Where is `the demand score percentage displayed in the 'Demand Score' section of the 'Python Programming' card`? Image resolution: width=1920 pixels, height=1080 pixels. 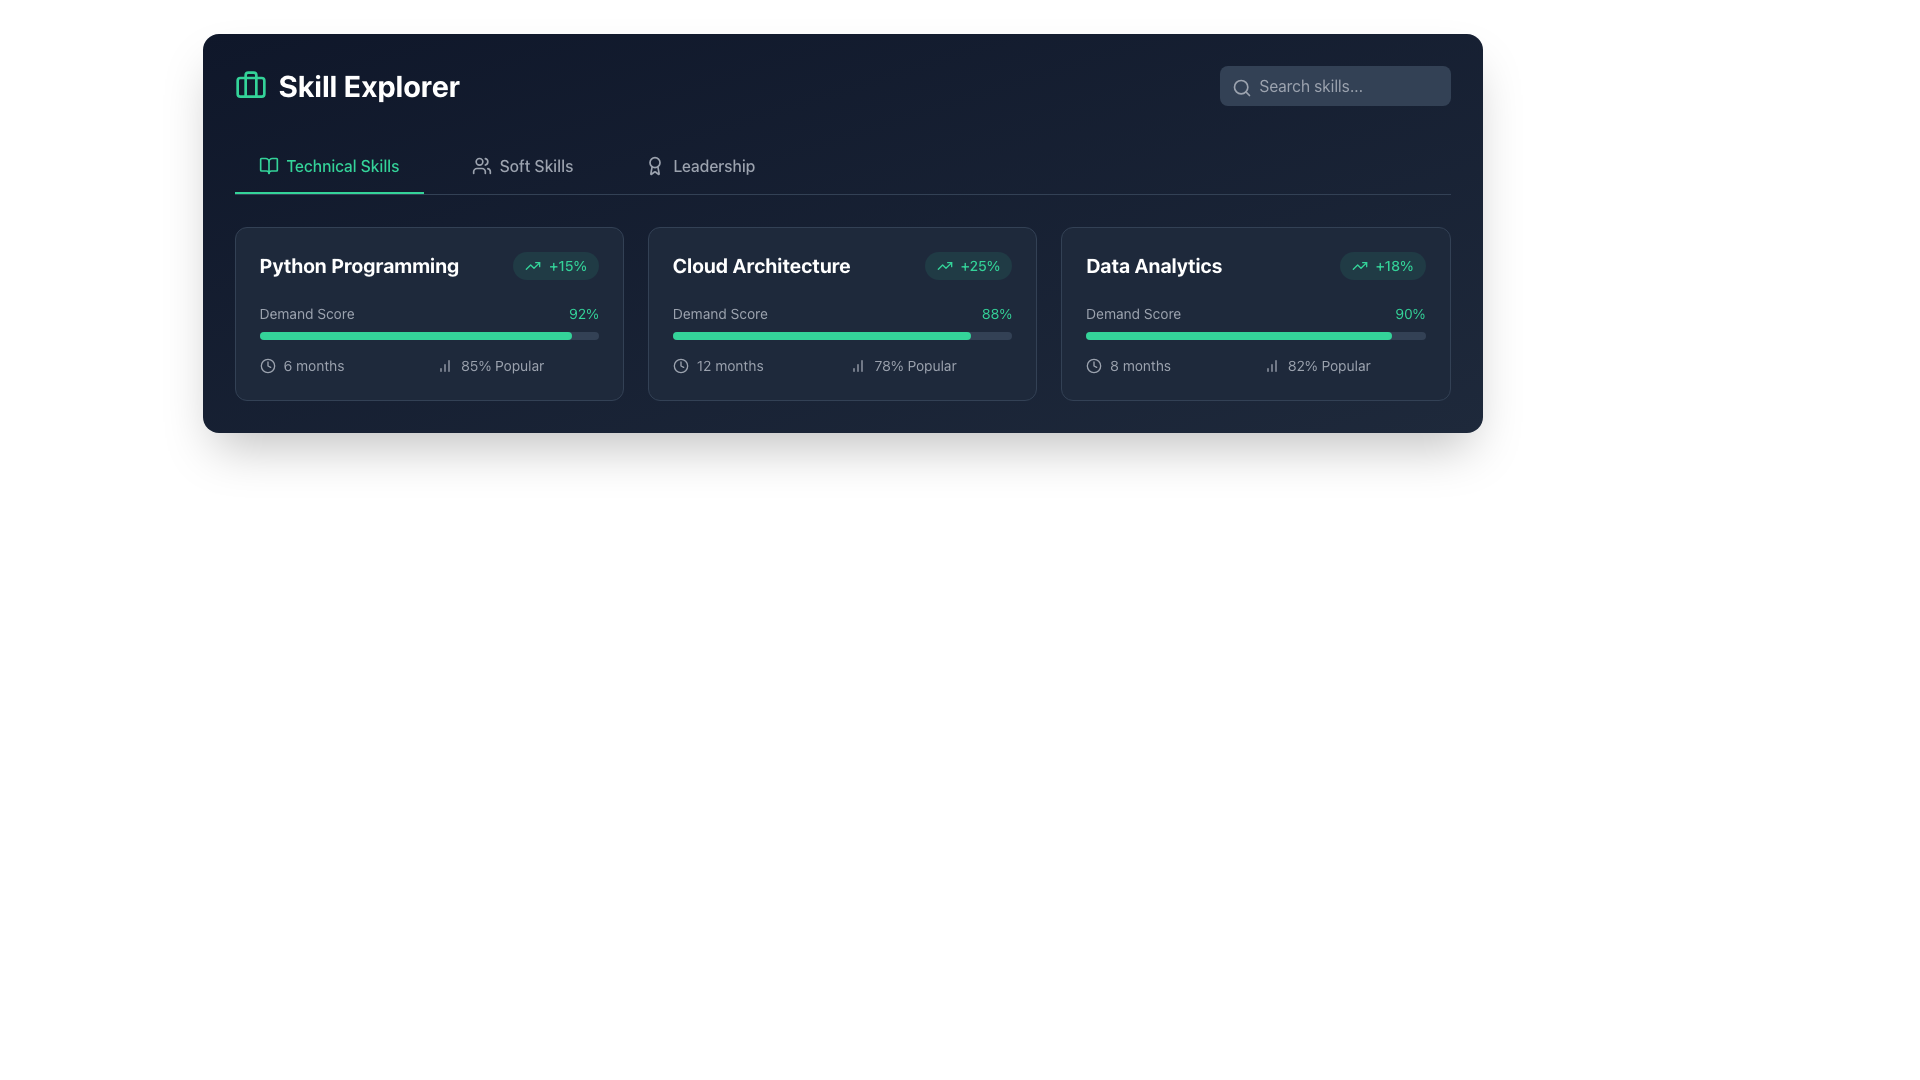
the demand score percentage displayed in the 'Demand Score' section of the 'Python Programming' card is located at coordinates (582, 313).